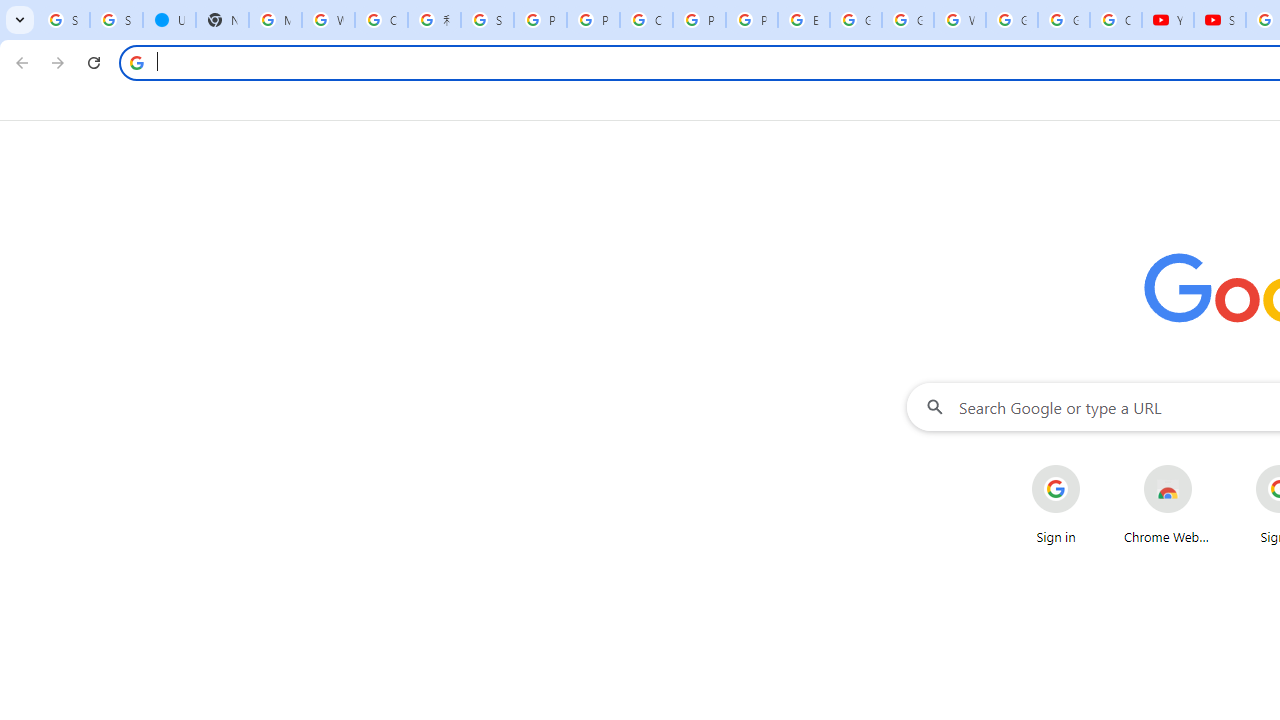 The image size is (1280, 720). I want to click on 'Google Account', so click(1063, 20).